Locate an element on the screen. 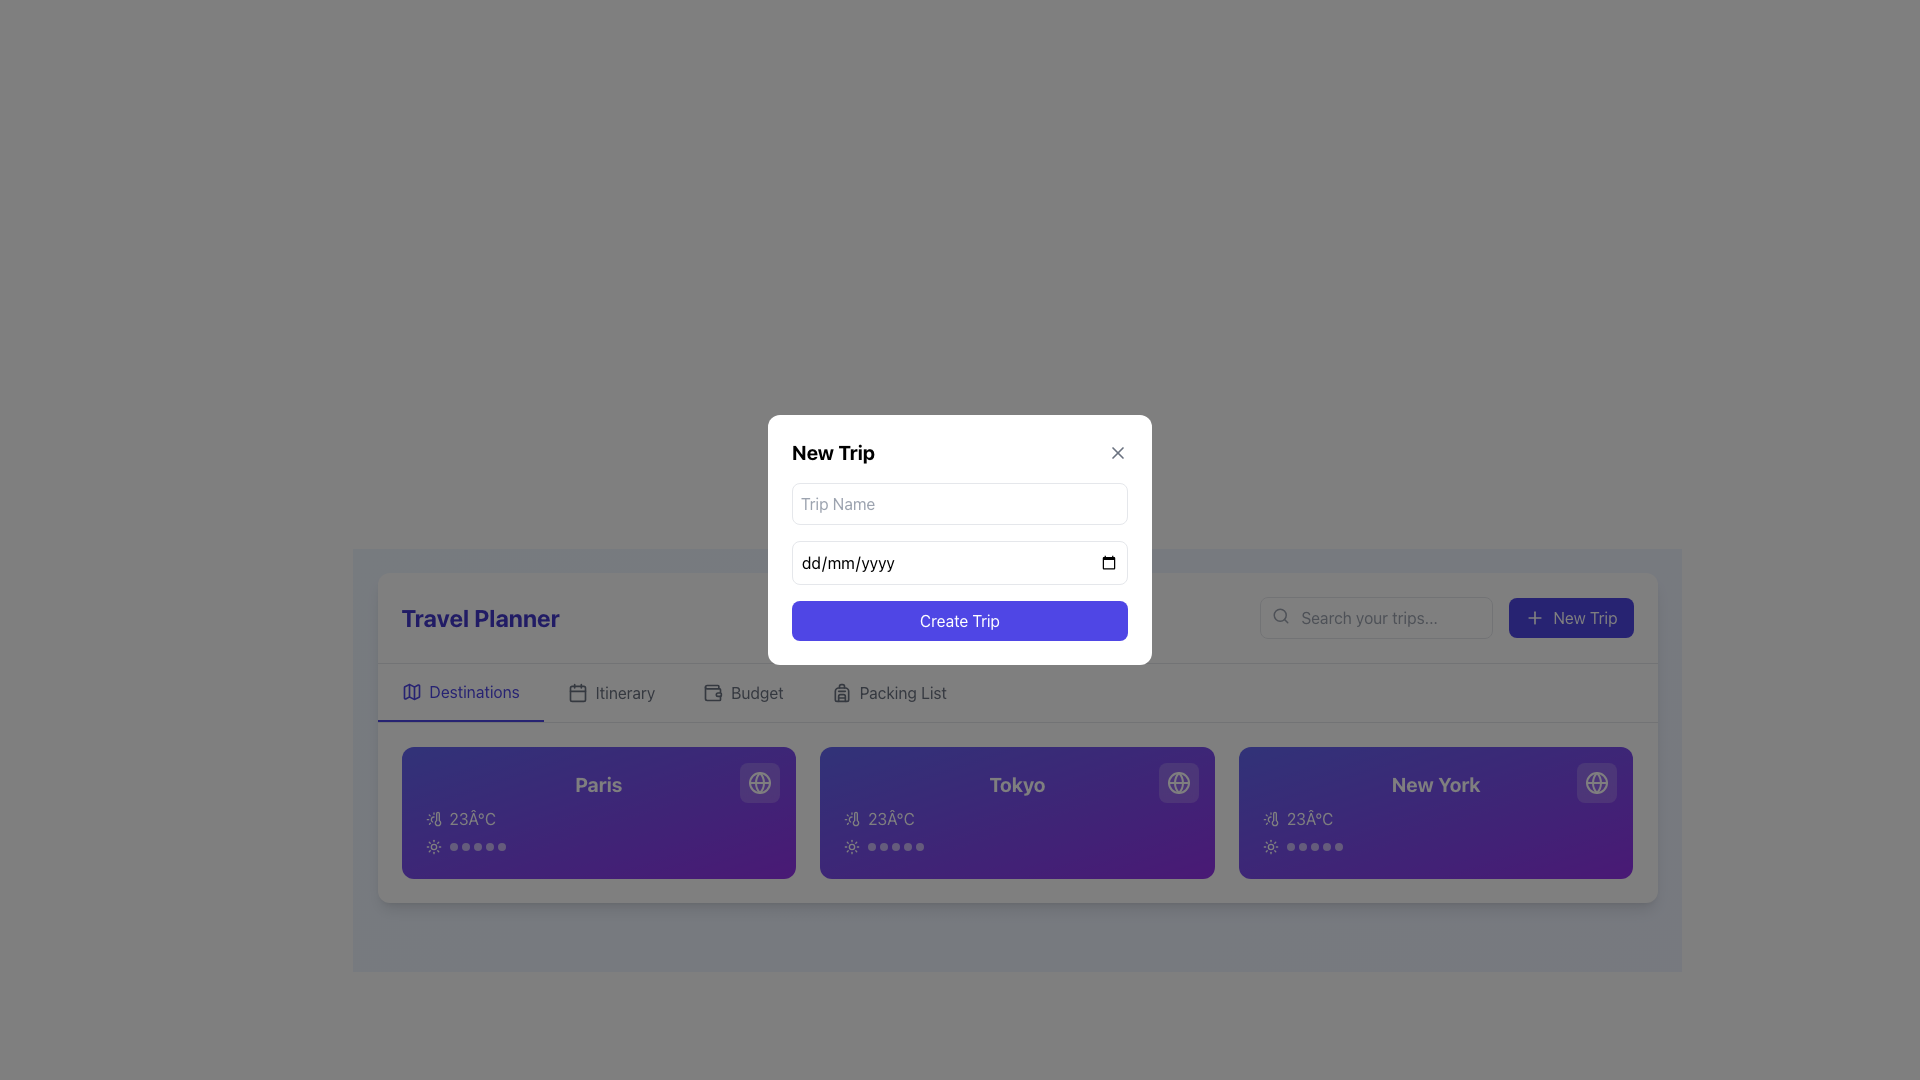  the globe icon located in the top-right corner of the 'New York' card is located at coordinates (1596, 782).